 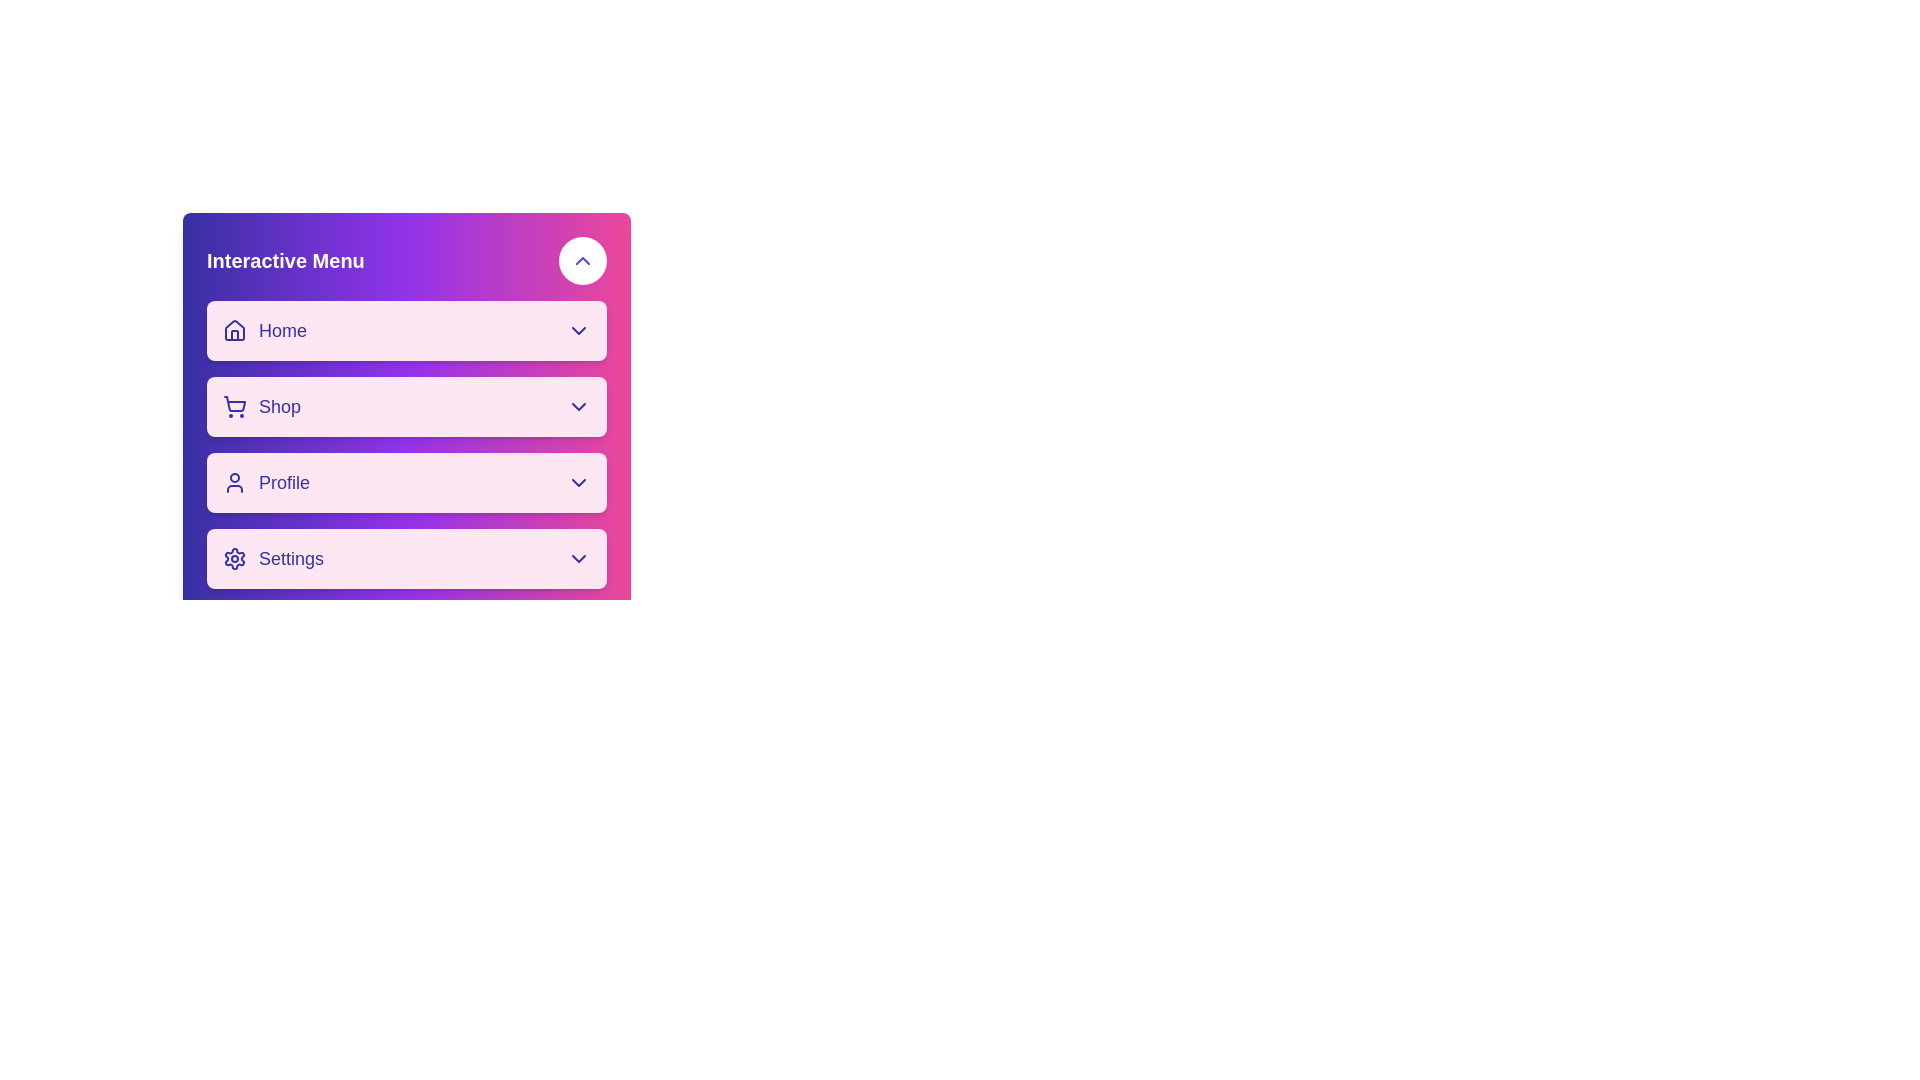 What do you see at coordinates (581, 260) in the screenshot?
I see `the icon located in the top-right corner of the 'Interactive Menu' gradient panel` at bounding box center [581, 260].